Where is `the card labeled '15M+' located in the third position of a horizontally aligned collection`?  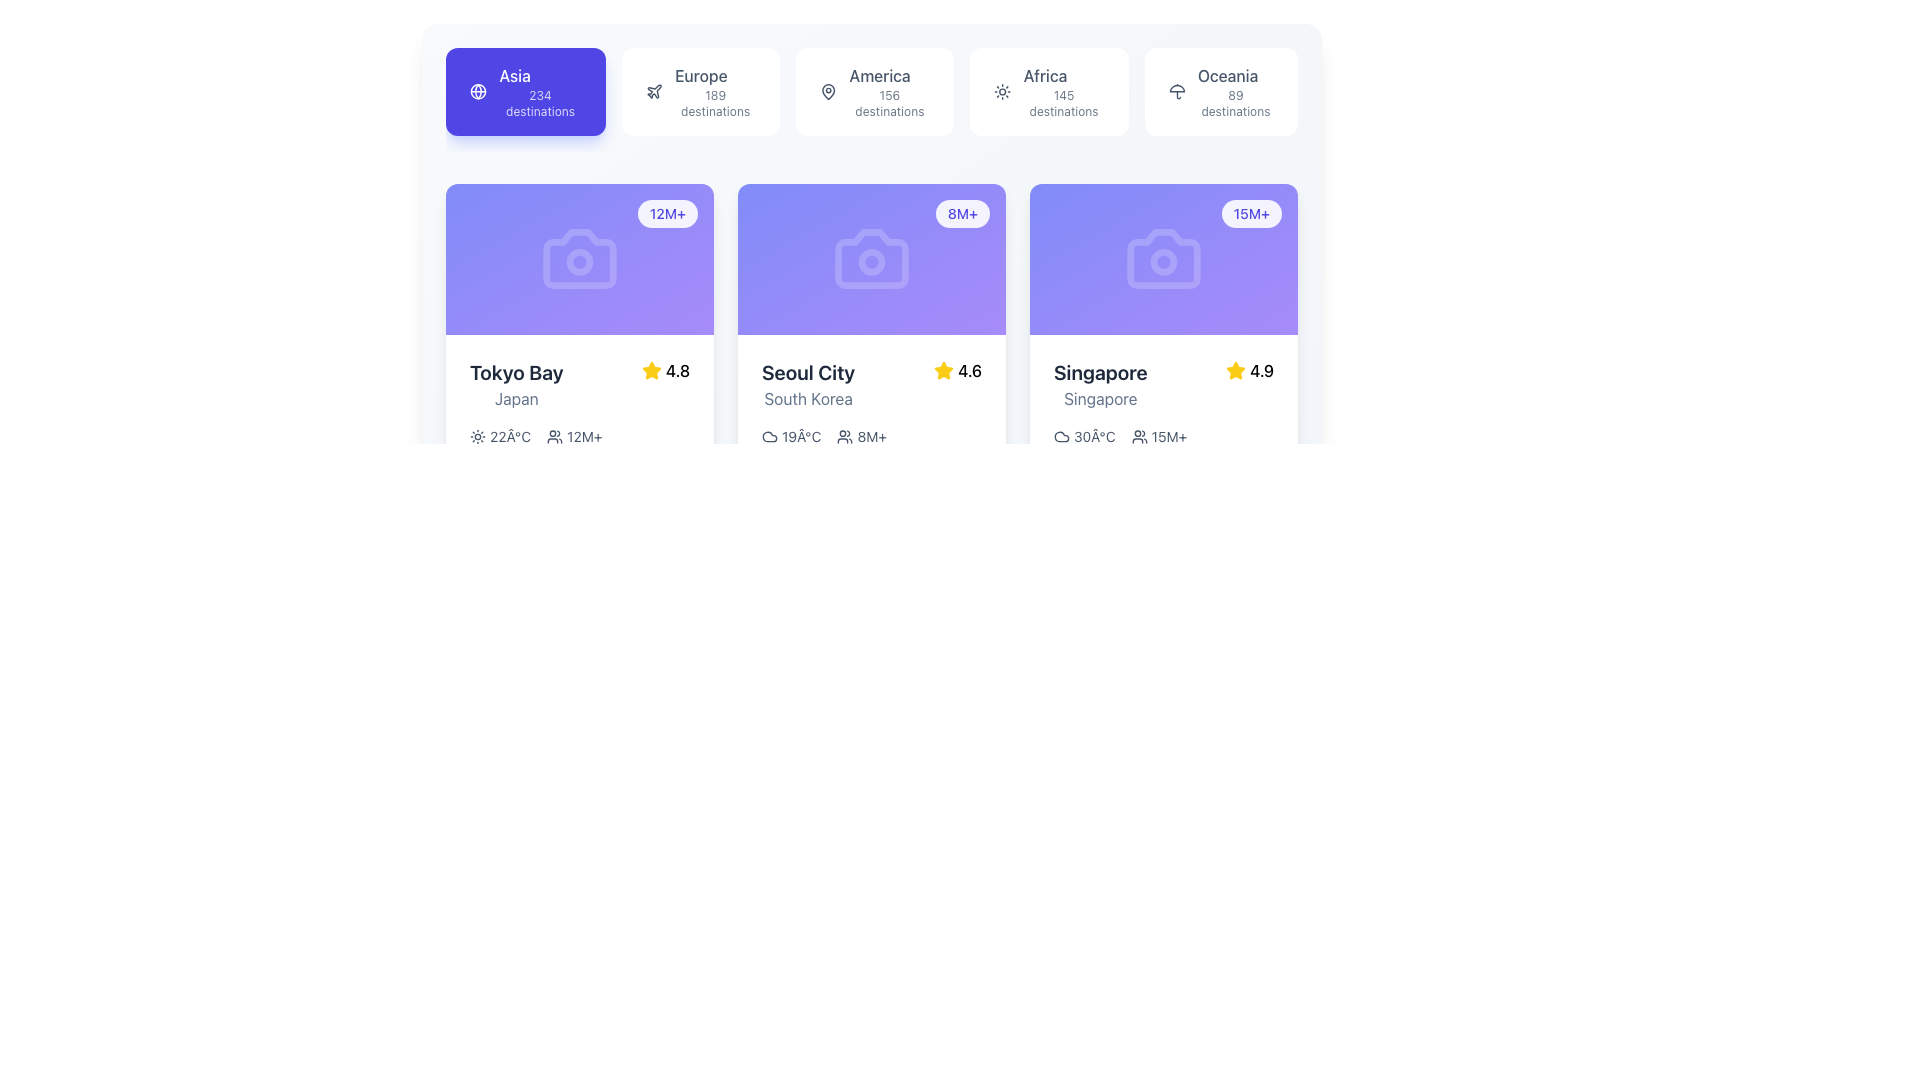 the card labeled '15M+' located in the third position of a horizontally aligned collection is located at coordinates (1163, 391).